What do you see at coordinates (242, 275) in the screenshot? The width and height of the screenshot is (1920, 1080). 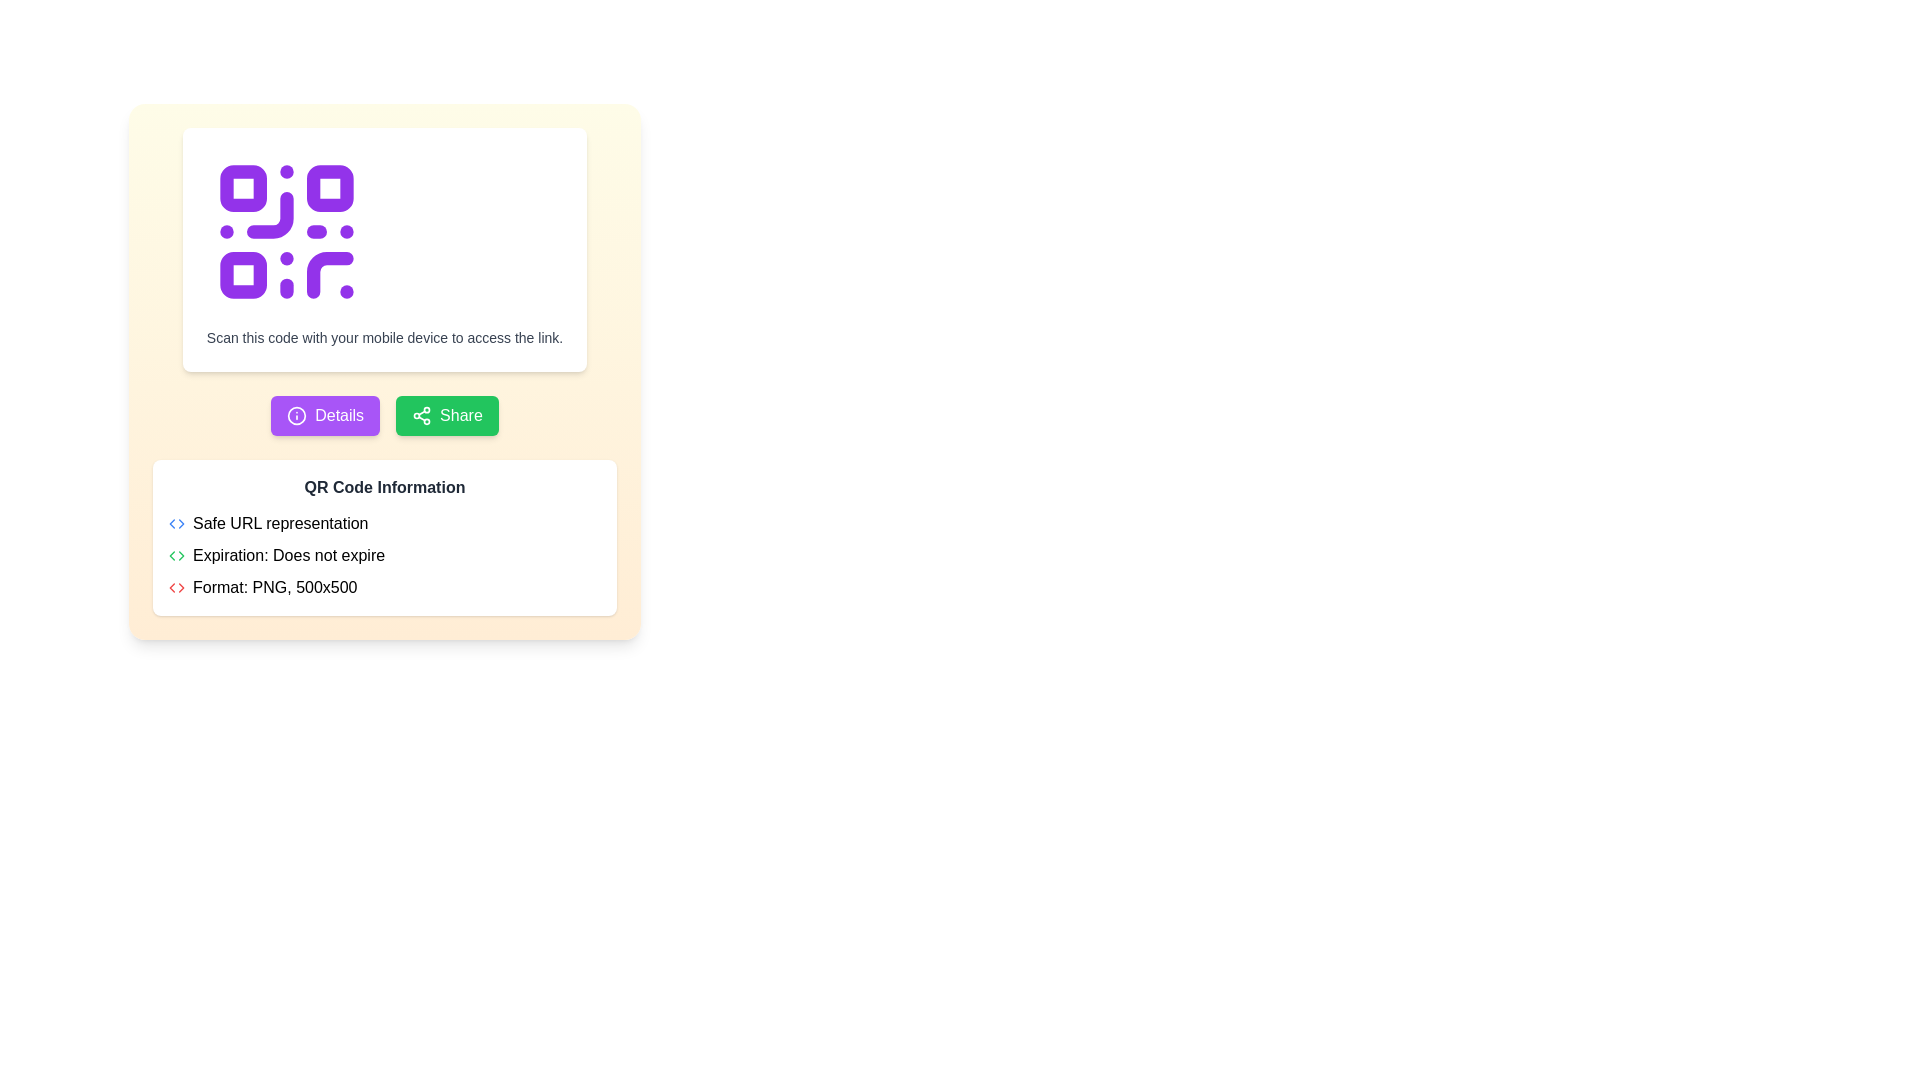 I see `the third rectangular component with rounded corners in the QR code graphic, located in the bottom-left corner of the QR code layout` at bounding box center [242, 275].